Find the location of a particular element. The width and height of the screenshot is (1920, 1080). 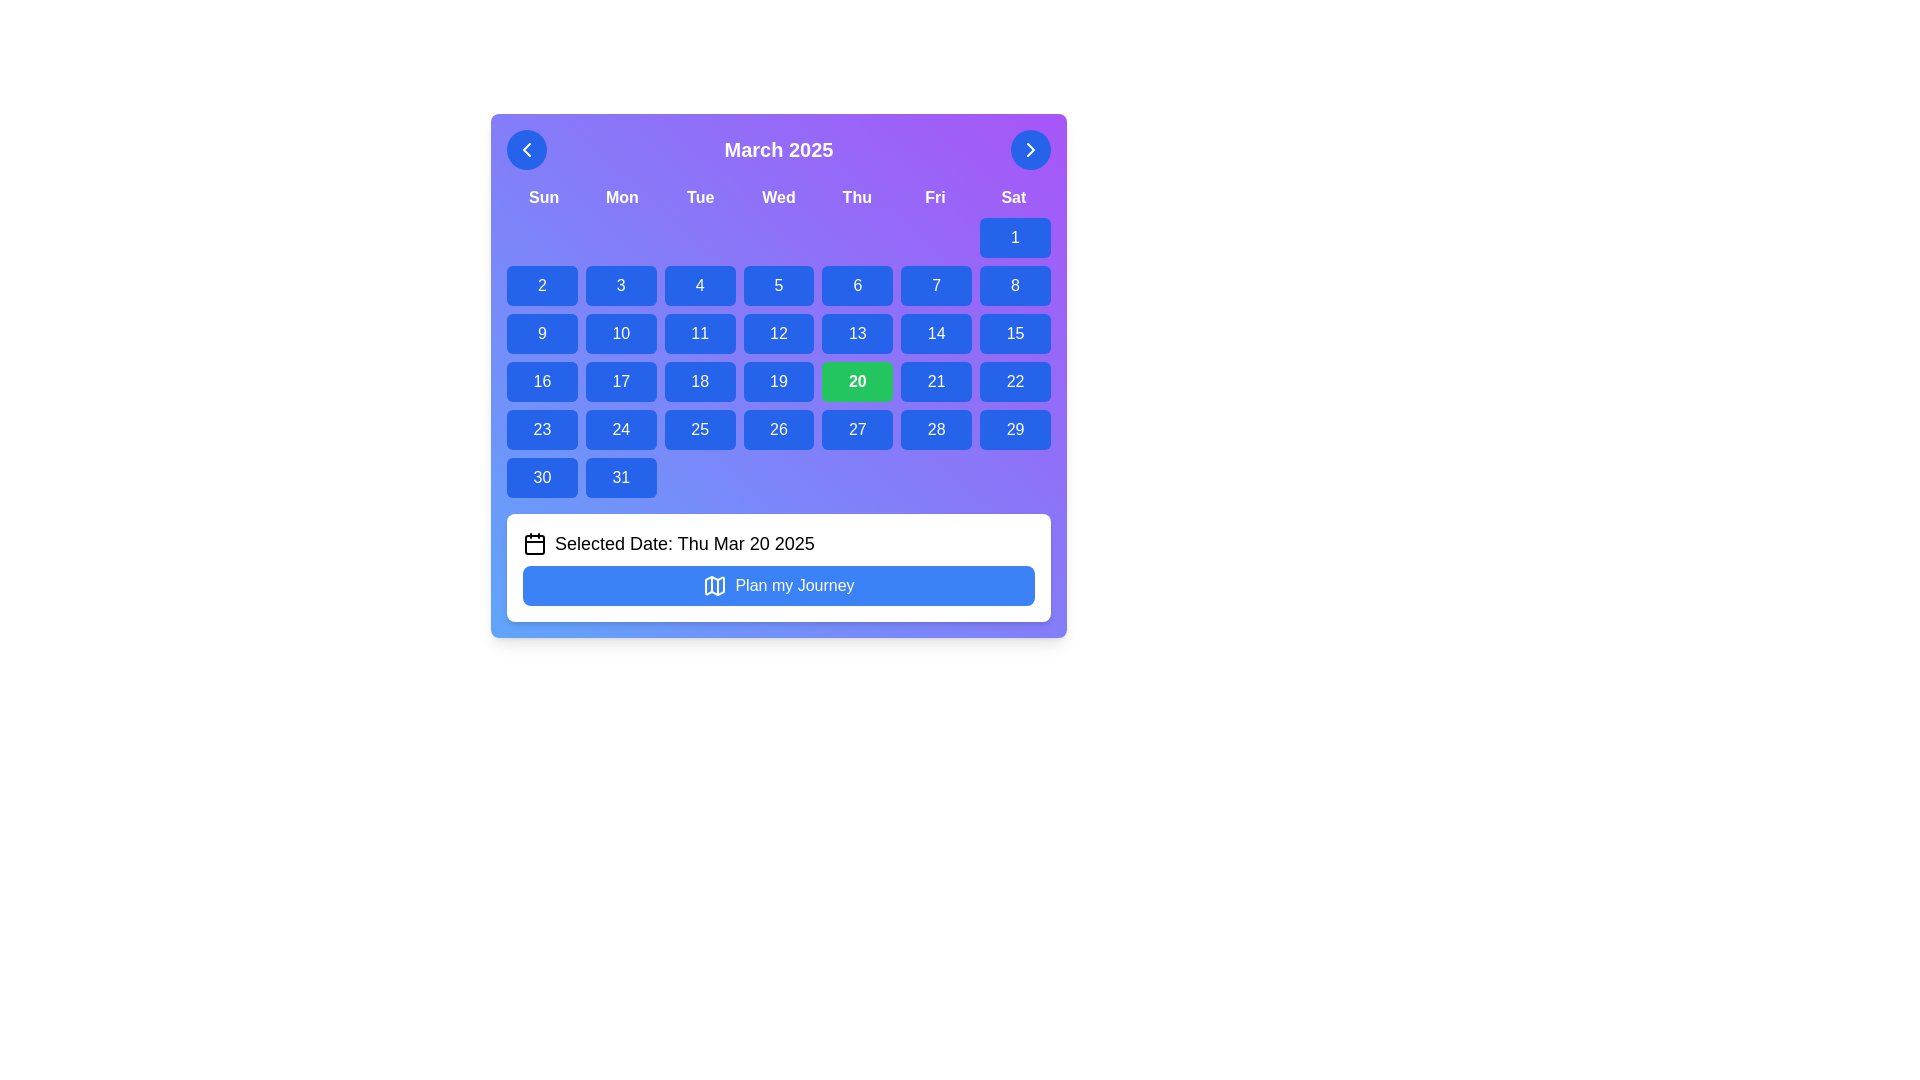

the rectangular button displaying the text '23' with a blue background is located at coordinates (542, 428).